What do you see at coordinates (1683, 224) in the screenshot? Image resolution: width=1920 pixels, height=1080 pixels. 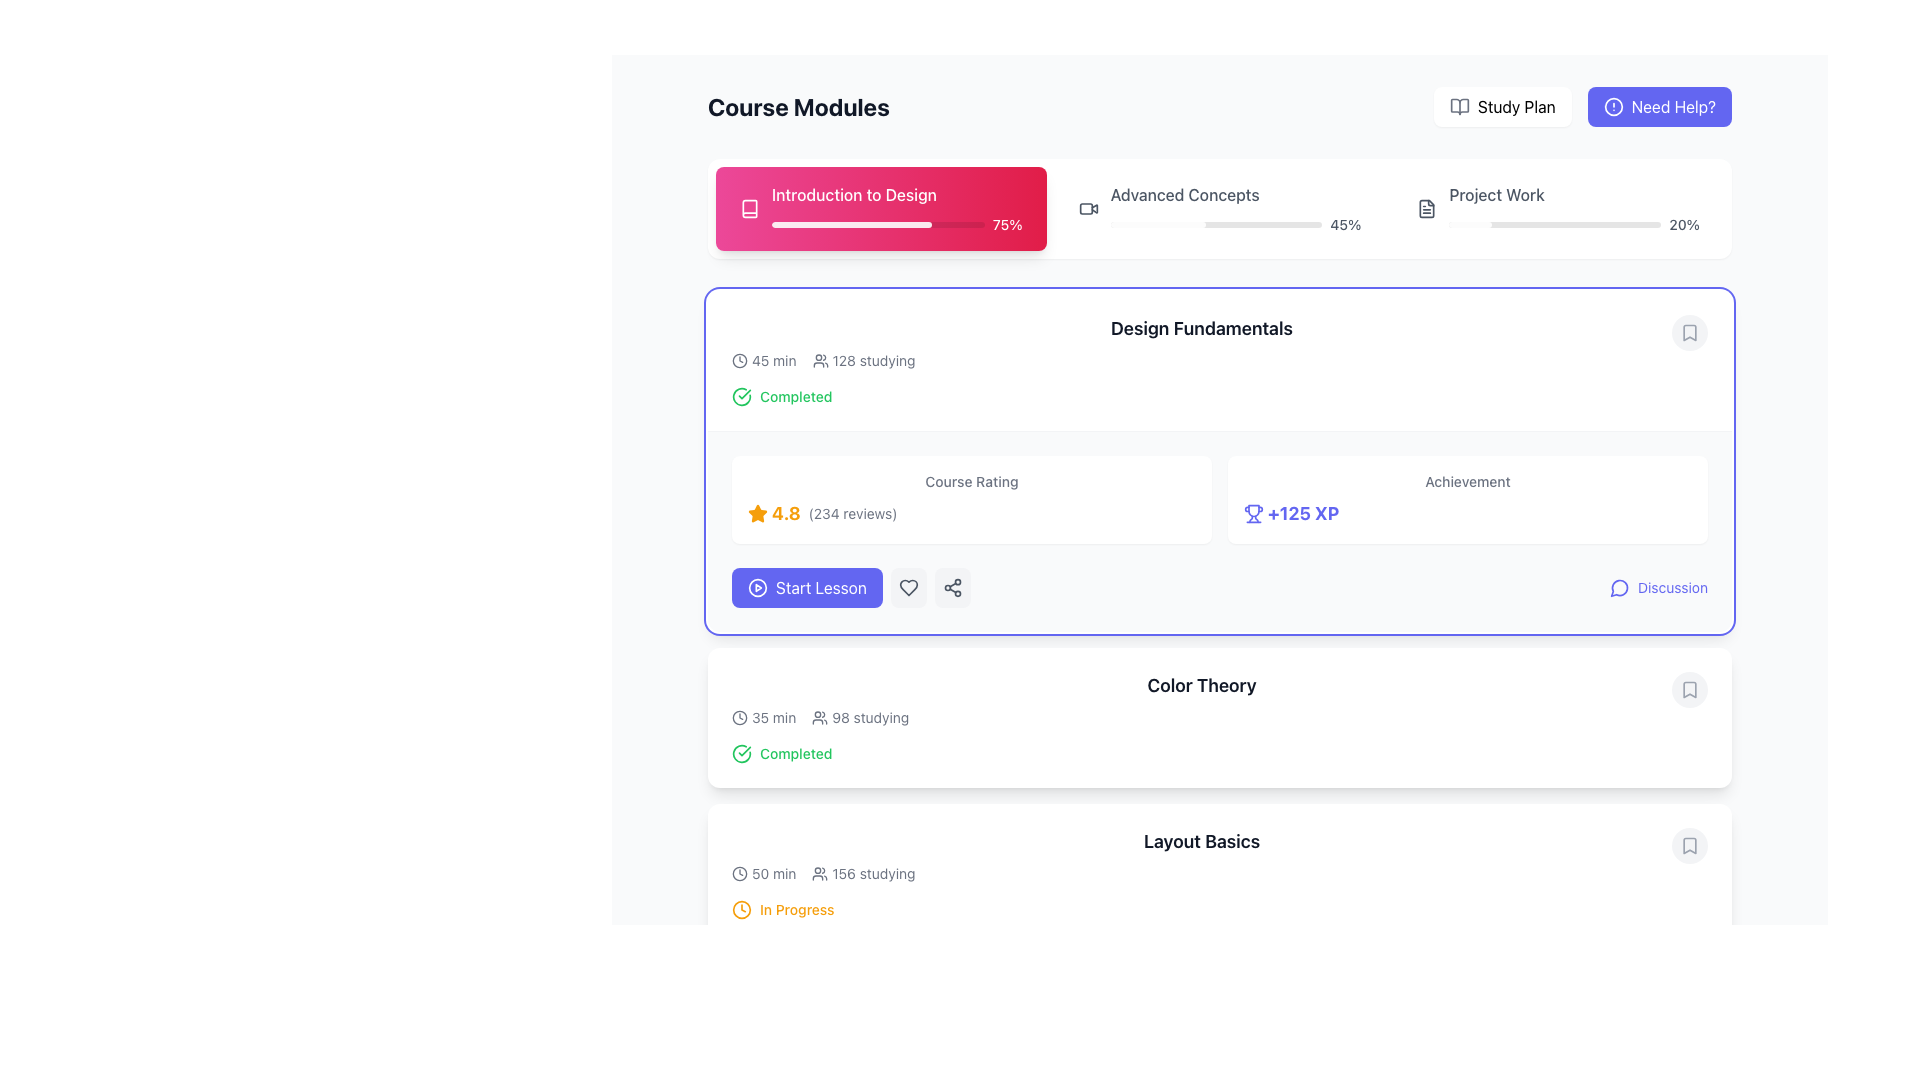 I see `text content of the progress percentage label located on the right side of the third progress bar under the 'Project Work' header` at bounding box center [1683, 224].